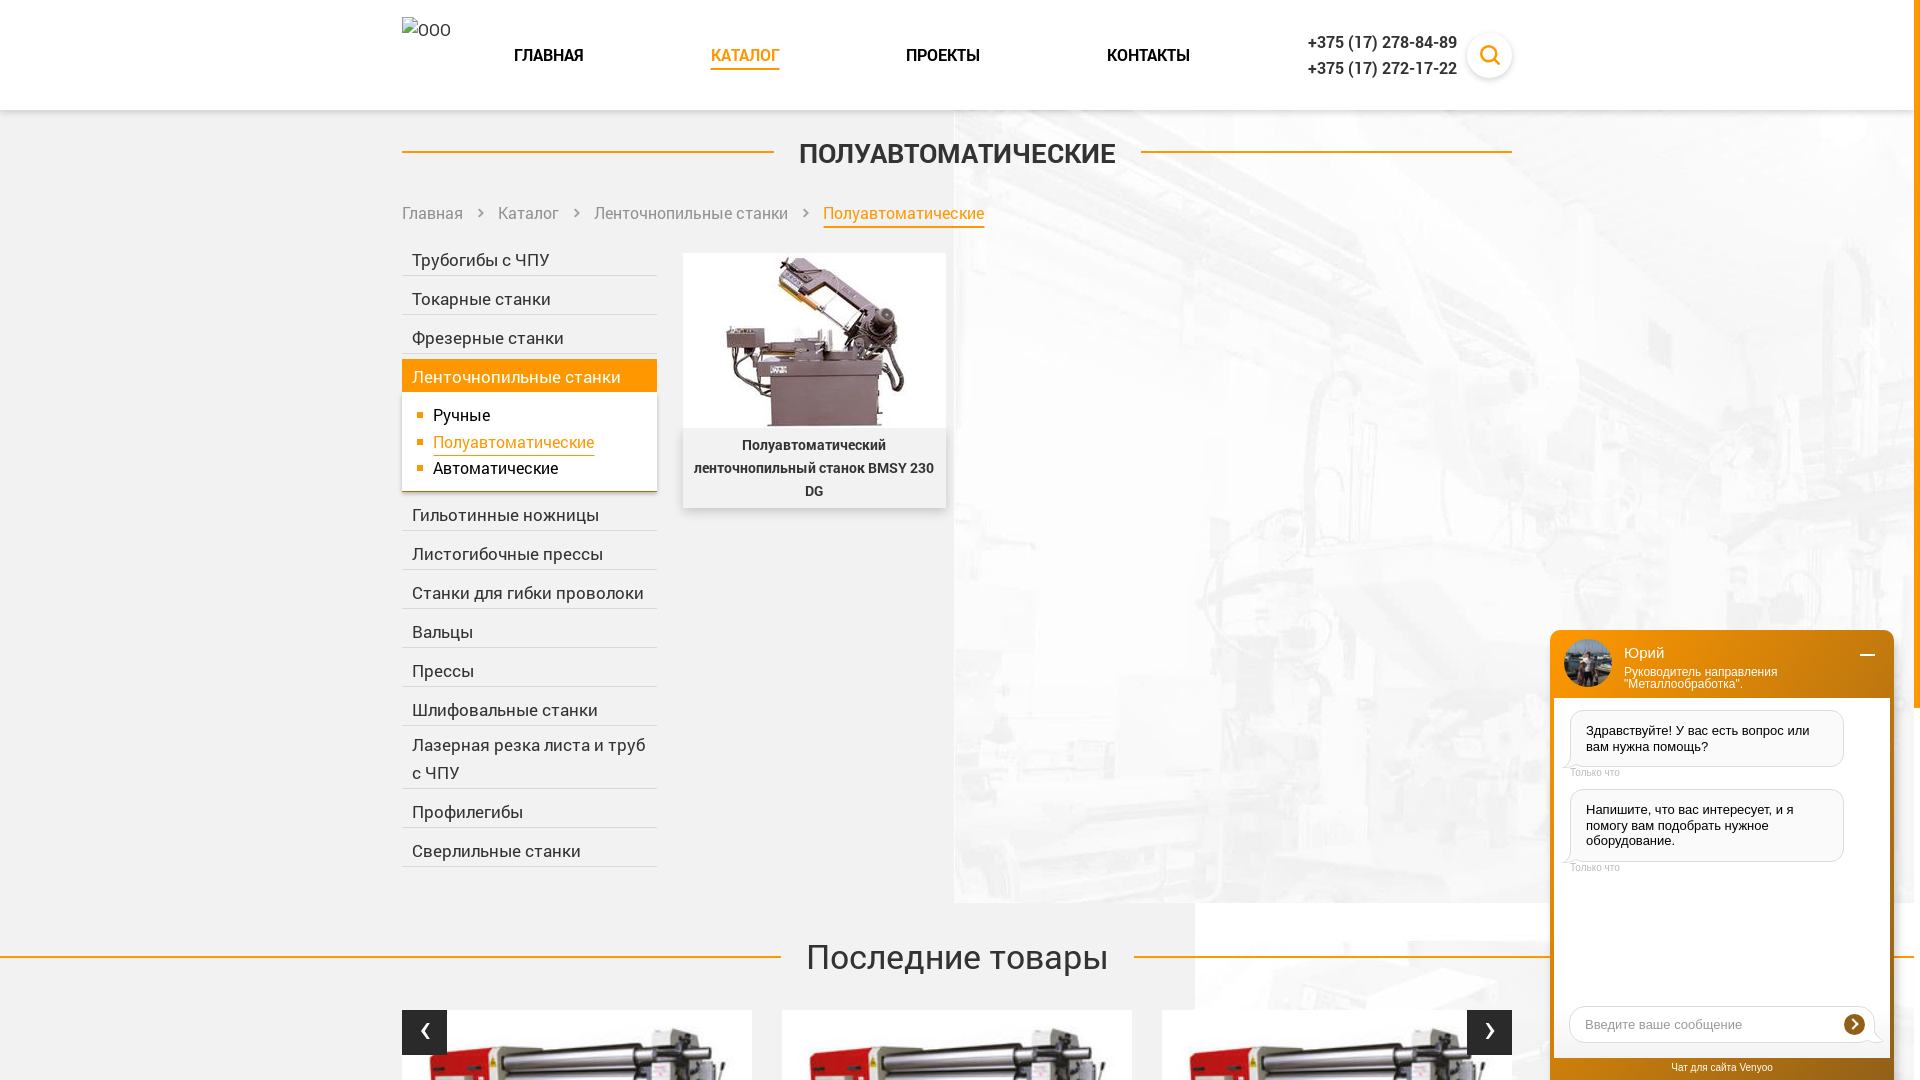  Describe the element at coordinates (1381, 42) in the screenshot. I see `'+375 (17) 278-84-89'` at that location.